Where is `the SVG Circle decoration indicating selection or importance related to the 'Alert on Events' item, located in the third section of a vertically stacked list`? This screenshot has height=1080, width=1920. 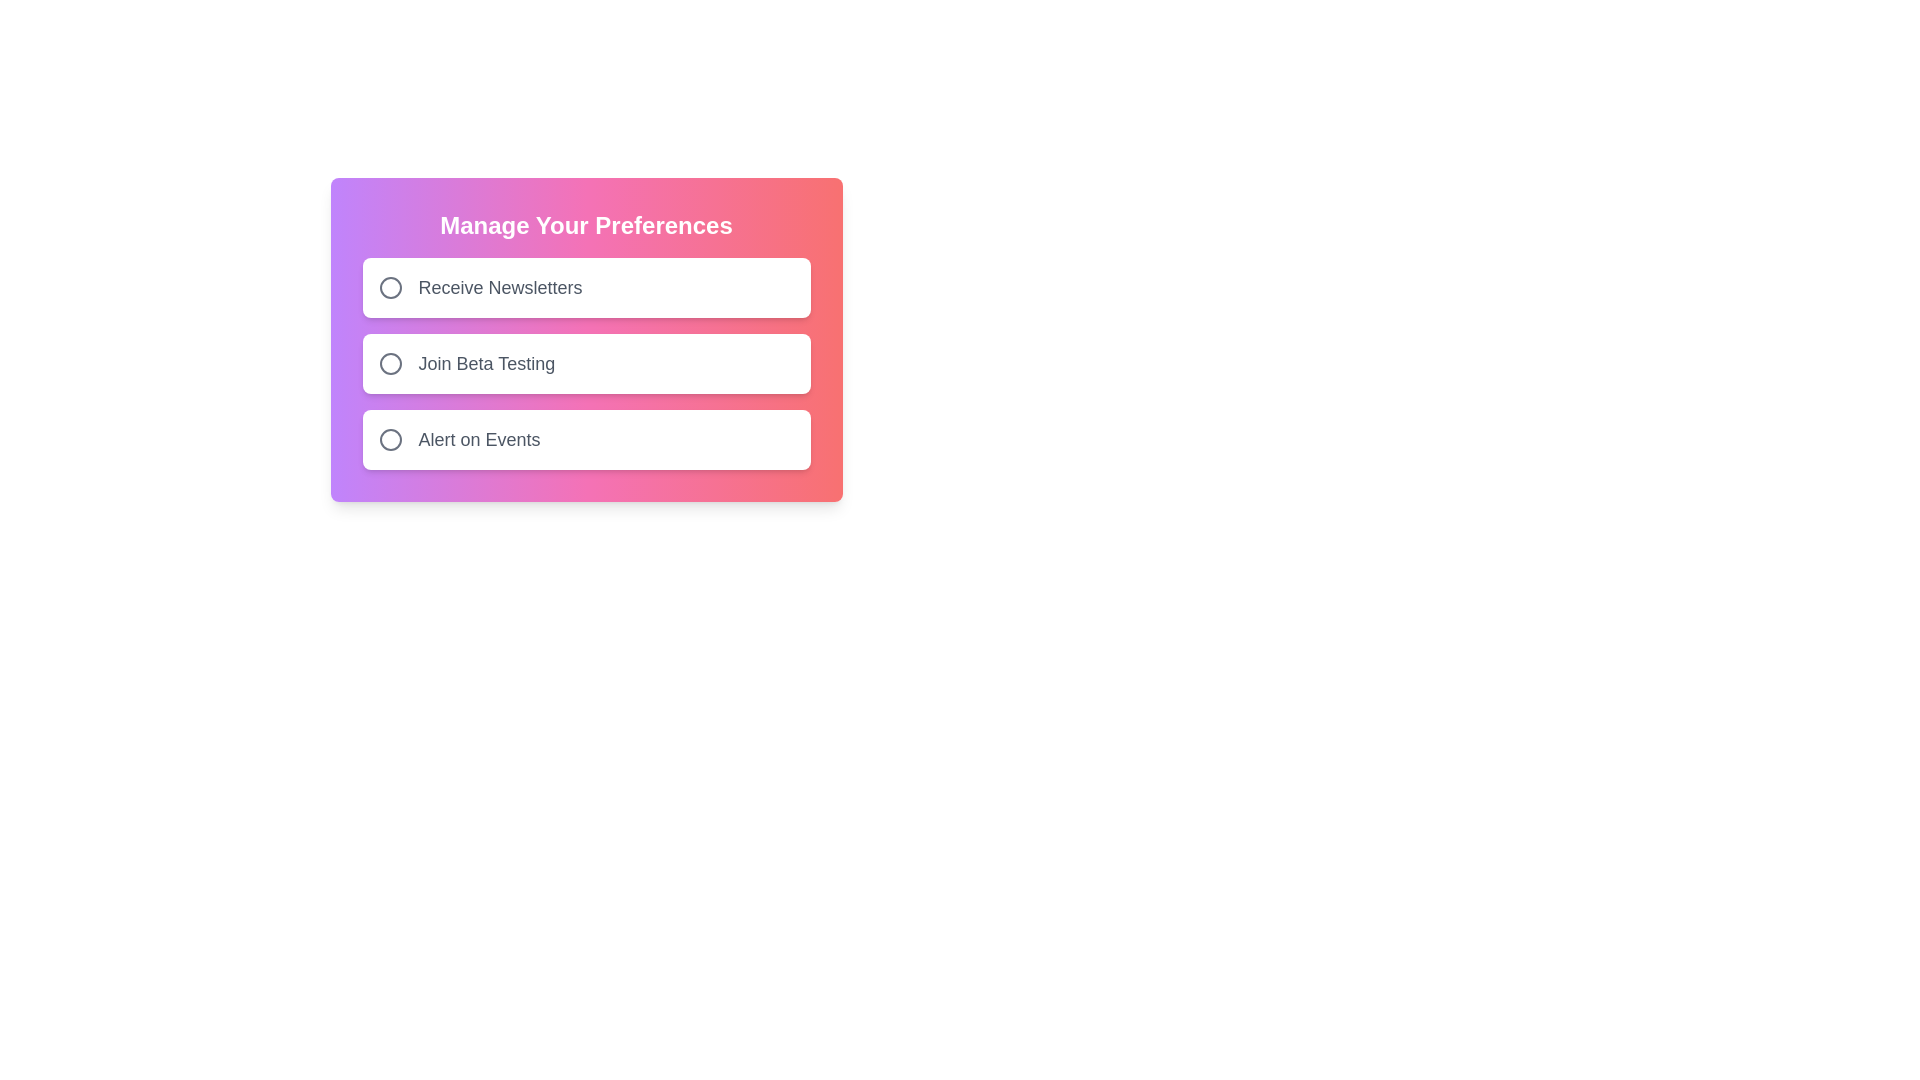 the SVG Circle decoration indicating selection or importance related to the 'Alert on Events' item, located in the third section of a vertically stacked list is located at coordinates (390, 438).